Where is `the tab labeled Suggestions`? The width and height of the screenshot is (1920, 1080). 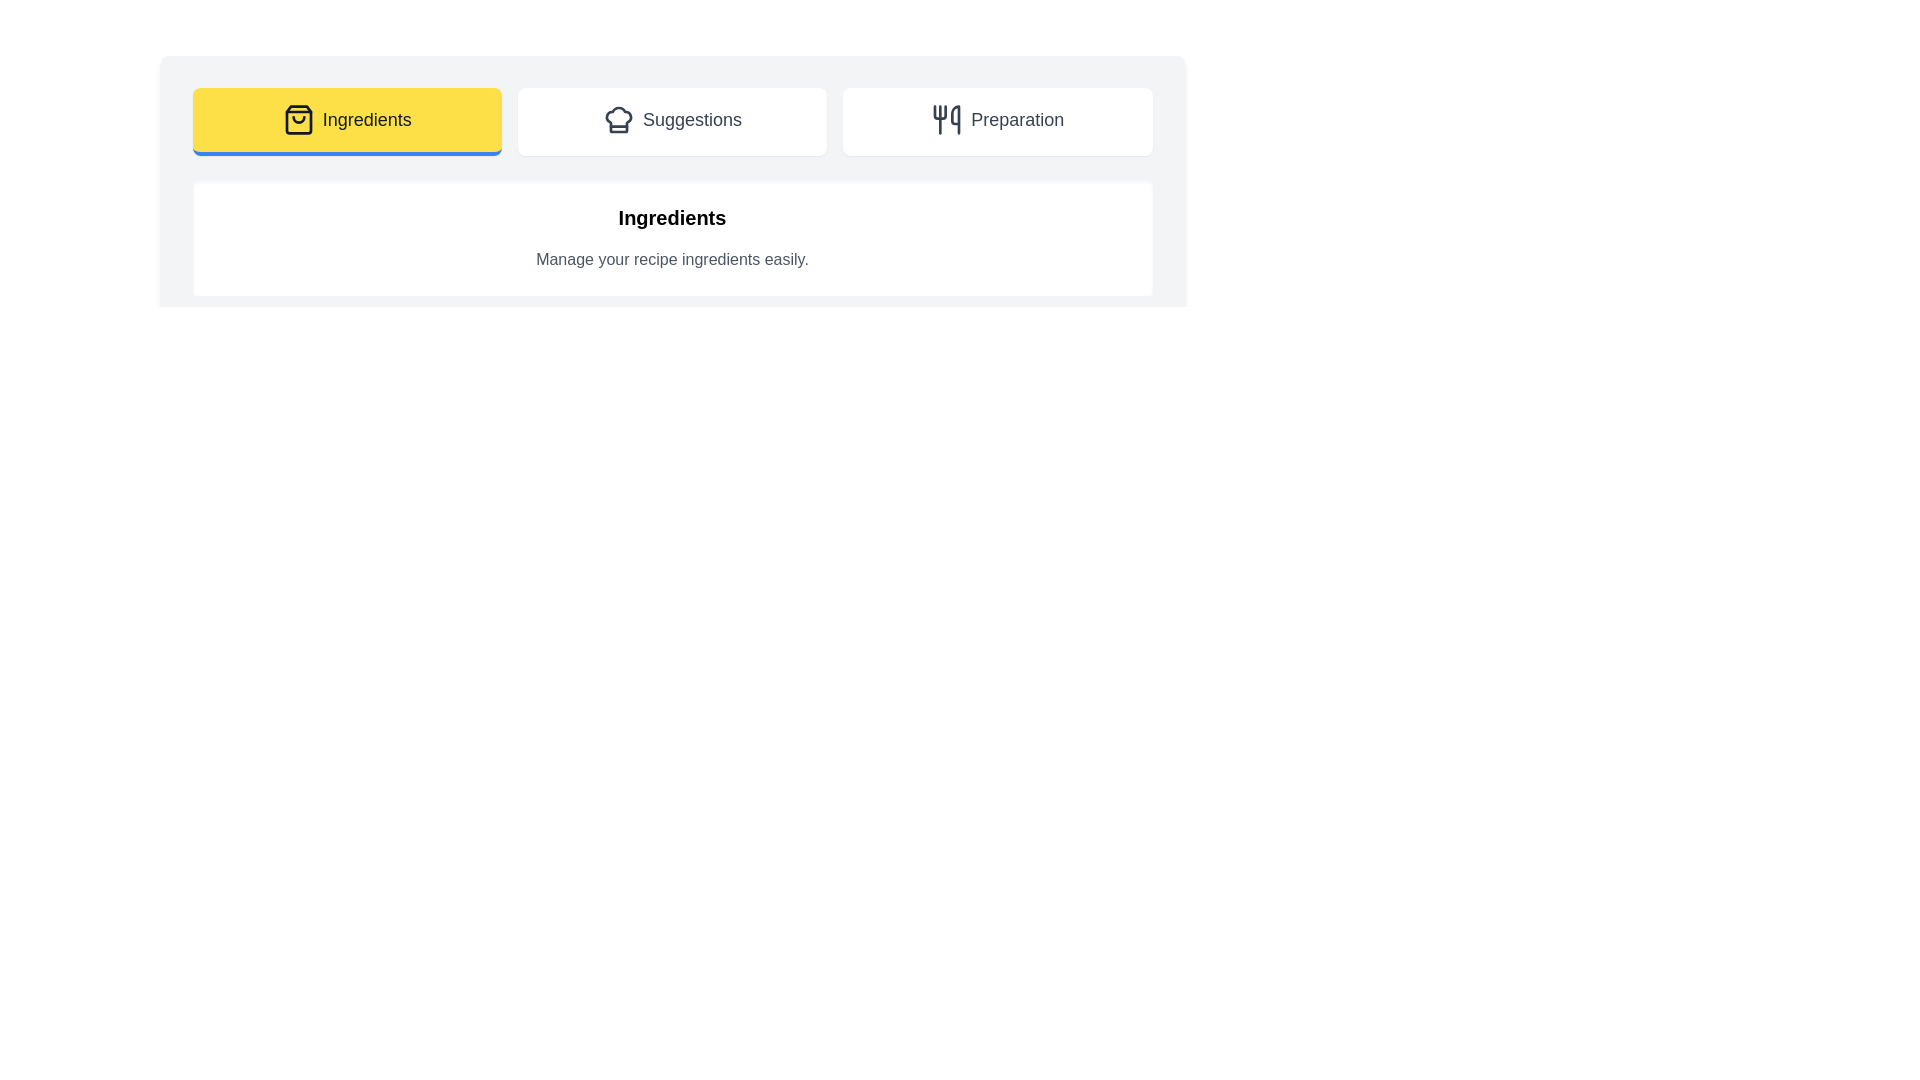 the tab labeled Suggestions is located at coordinates (672, 122).